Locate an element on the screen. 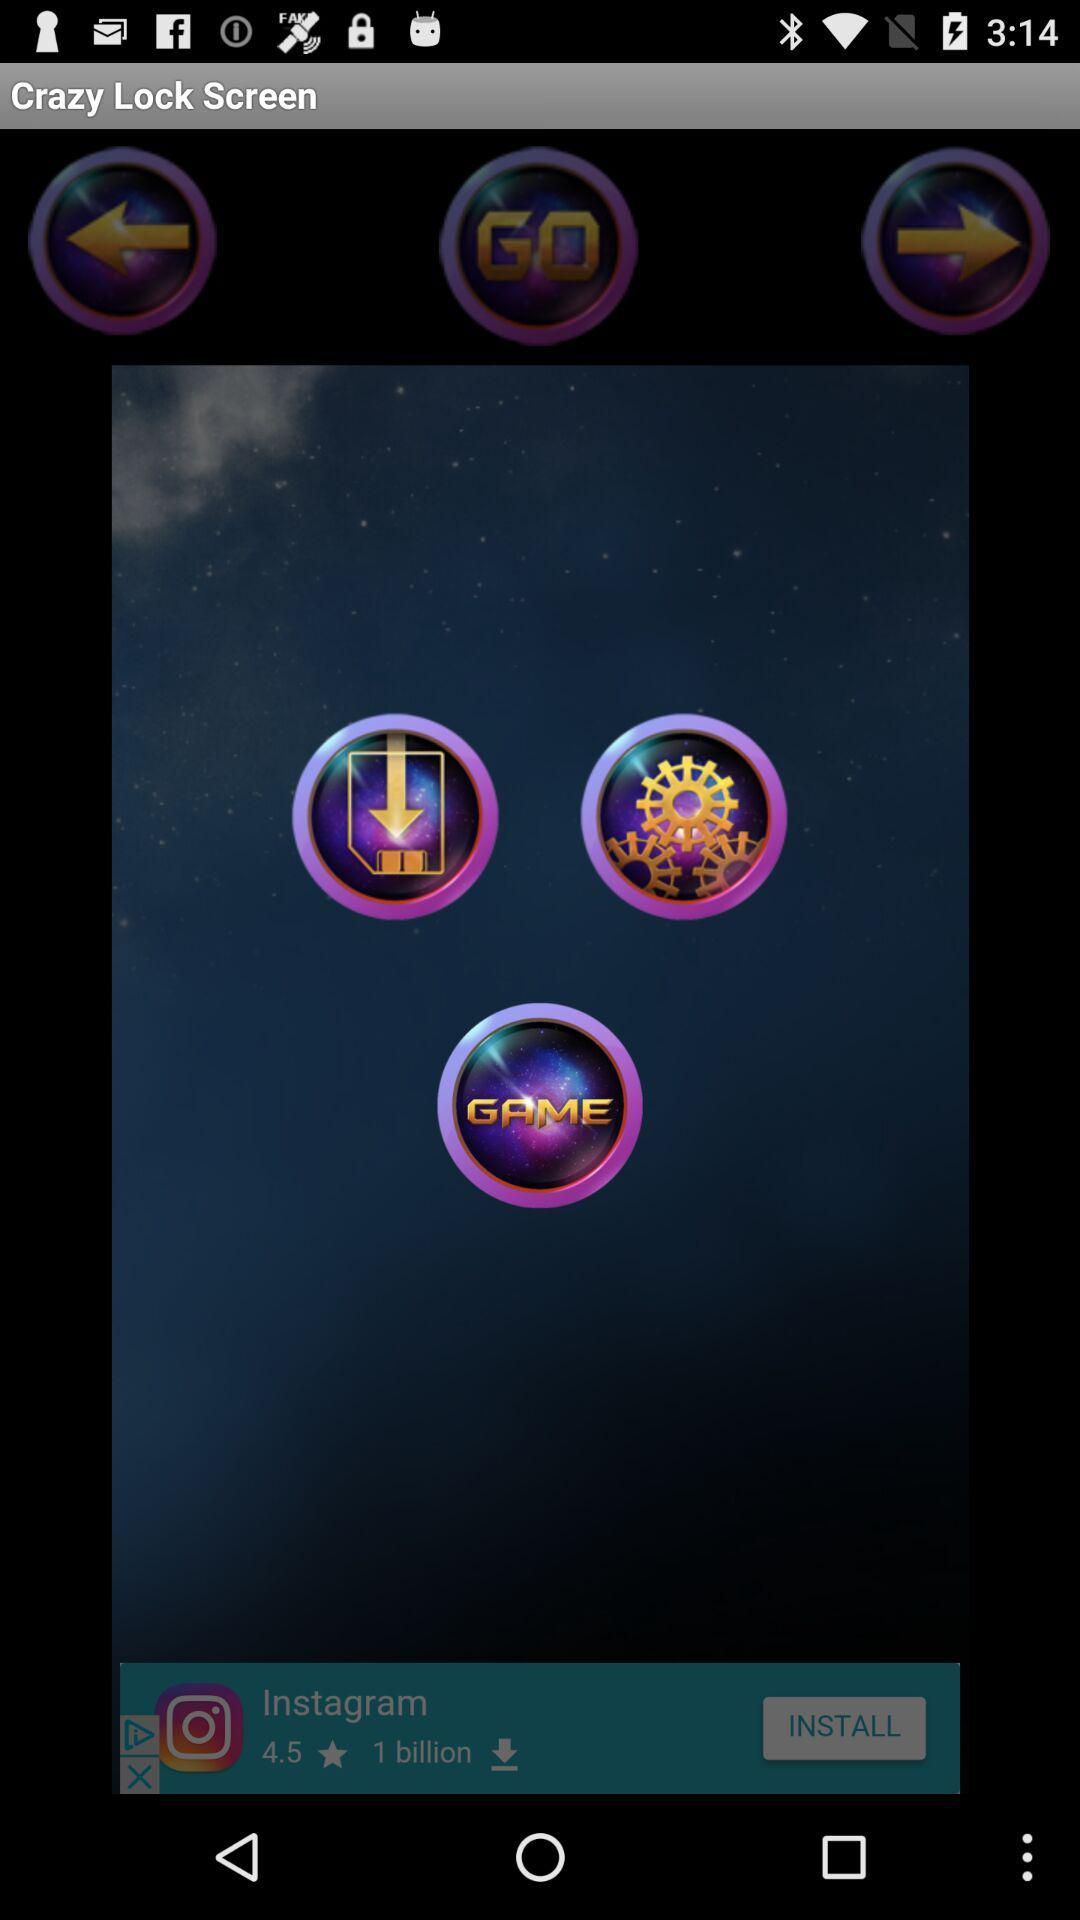 The image size is (1080, 1920). settings is located at coordinates (682, 816).